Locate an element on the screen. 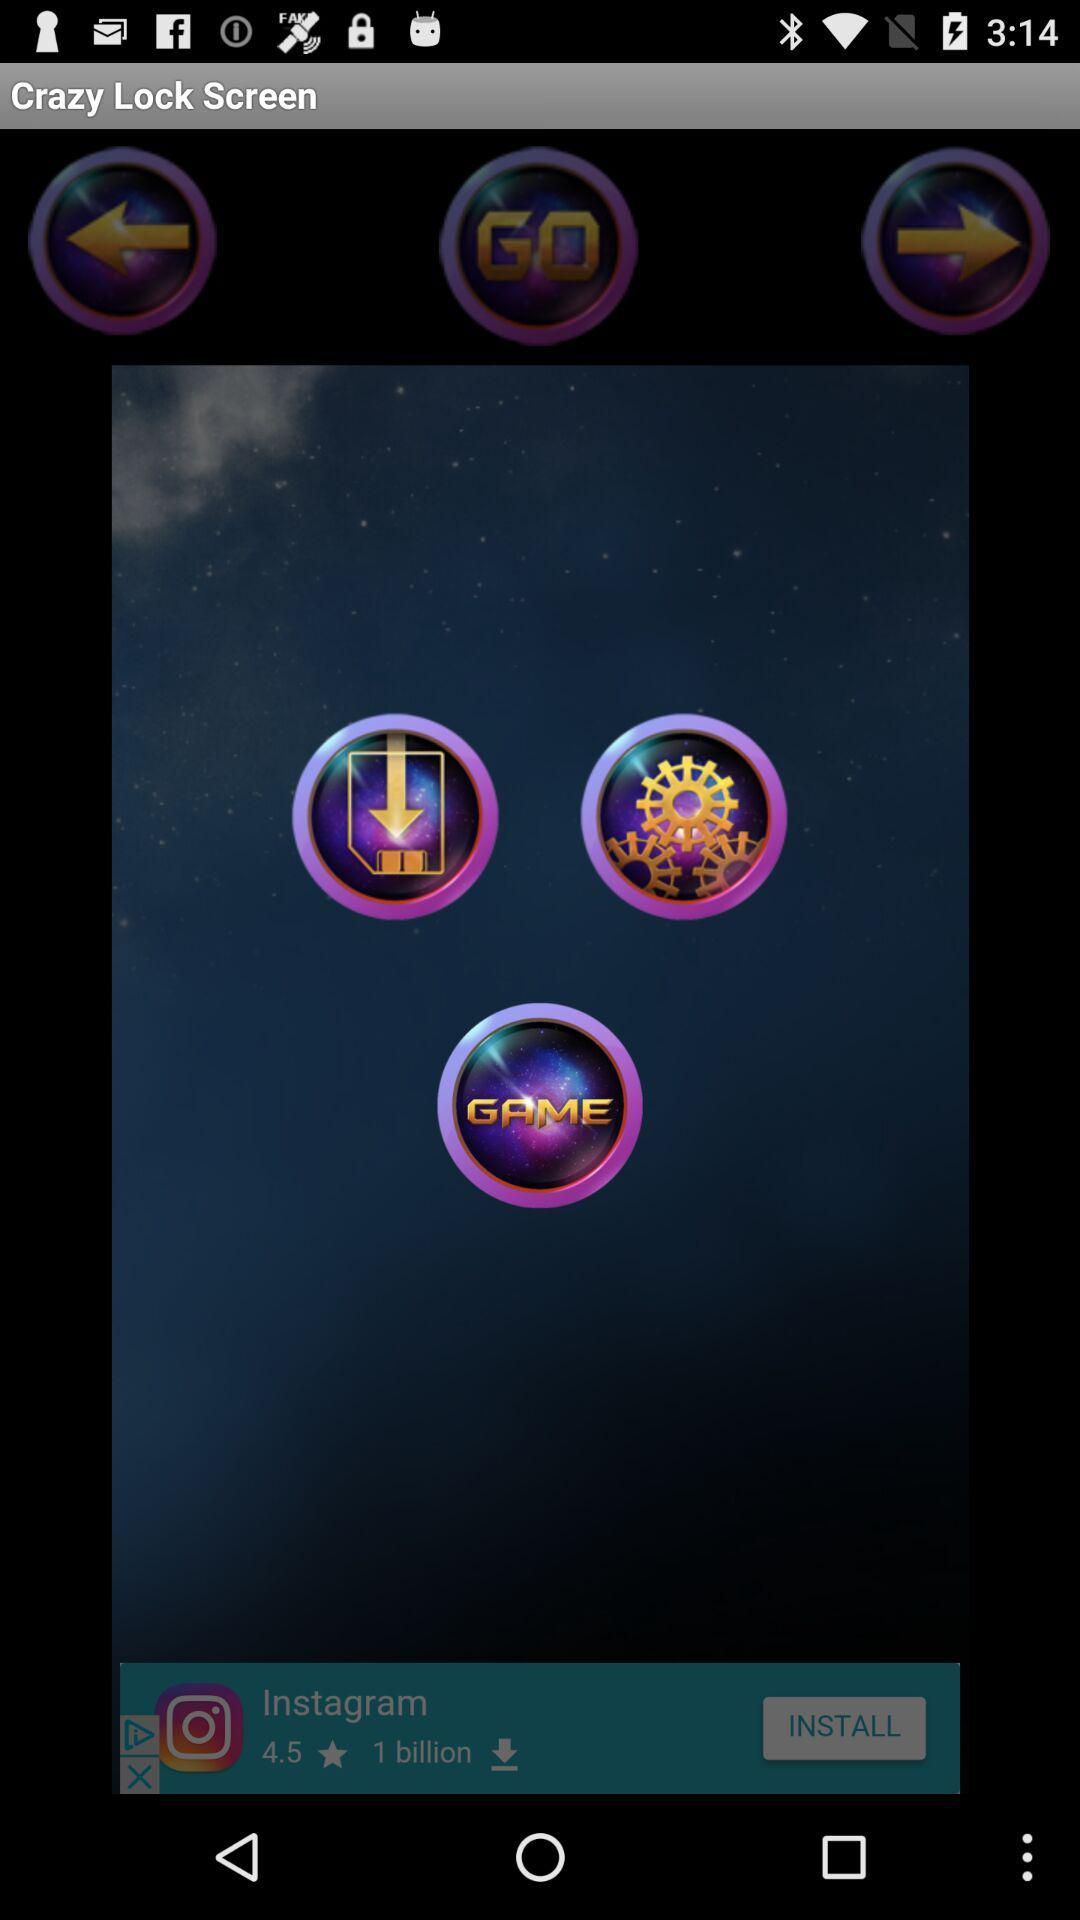 The image size is (1080, 1920). settings is located at coordinates (682, 816).